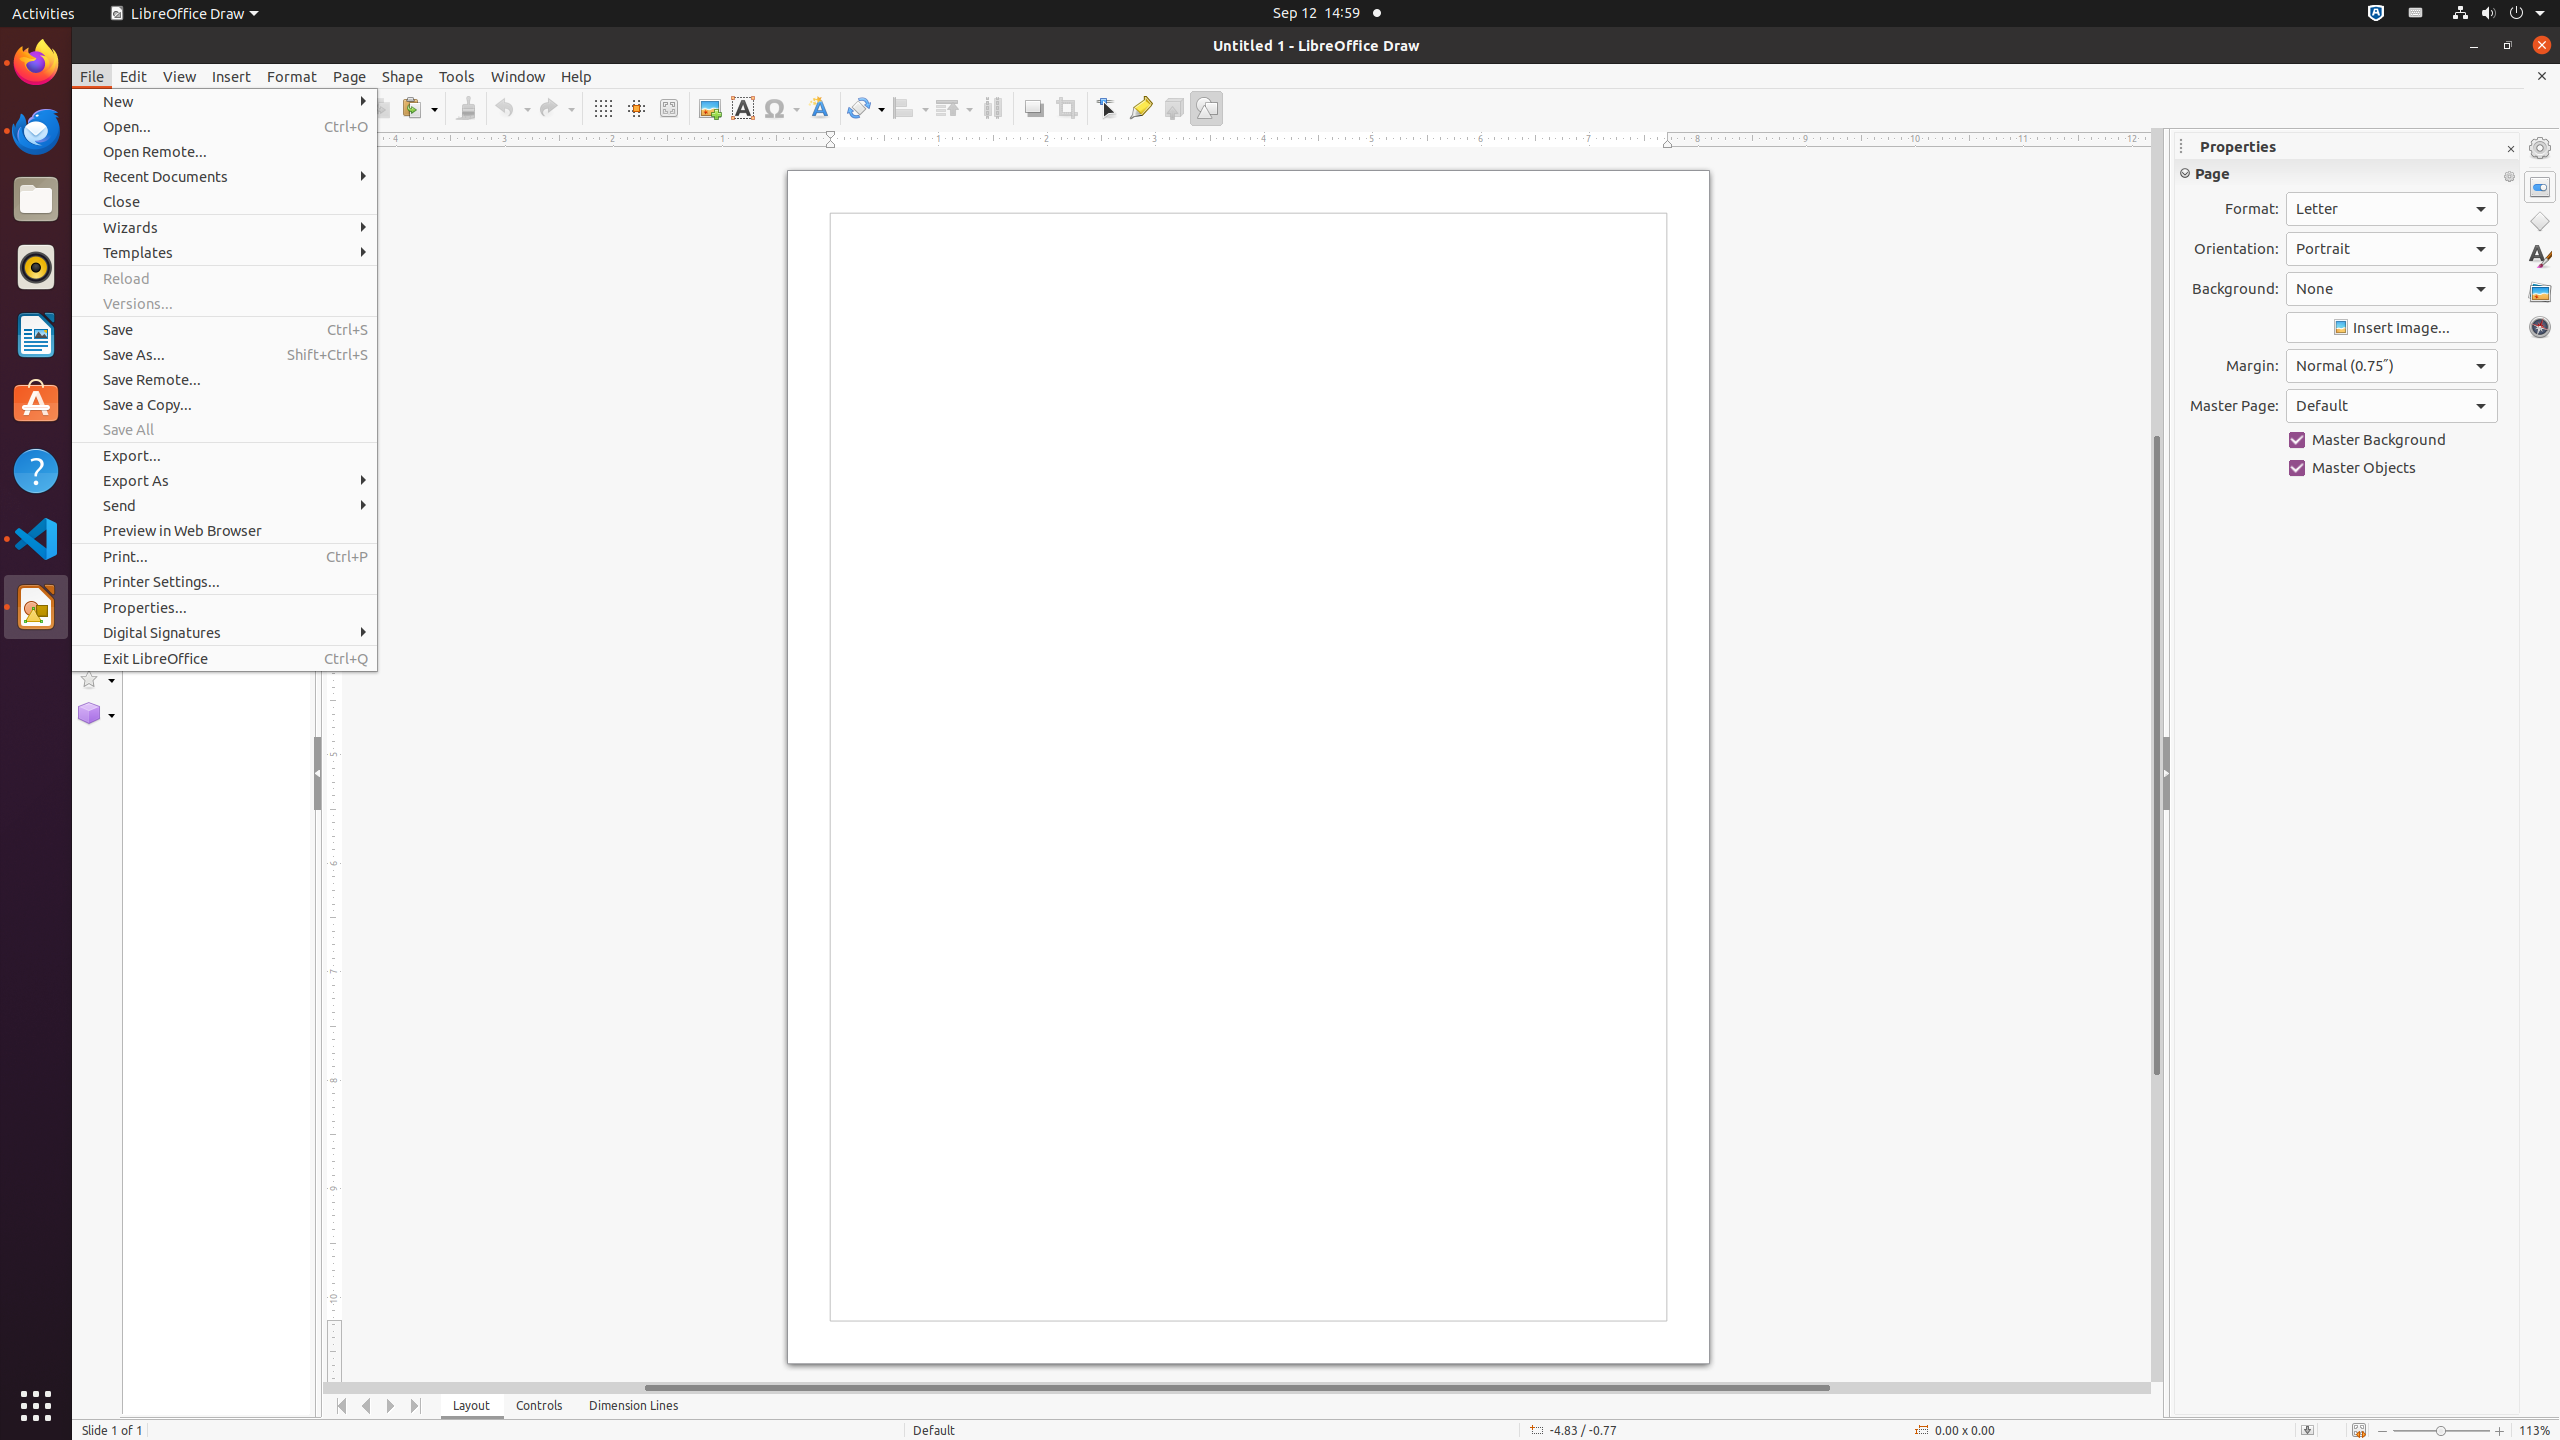 This screenshot has width=2560, height=1440. Describe the element at coordinates (602, 107) in the screenshot. I see `'Grid'` at that location.